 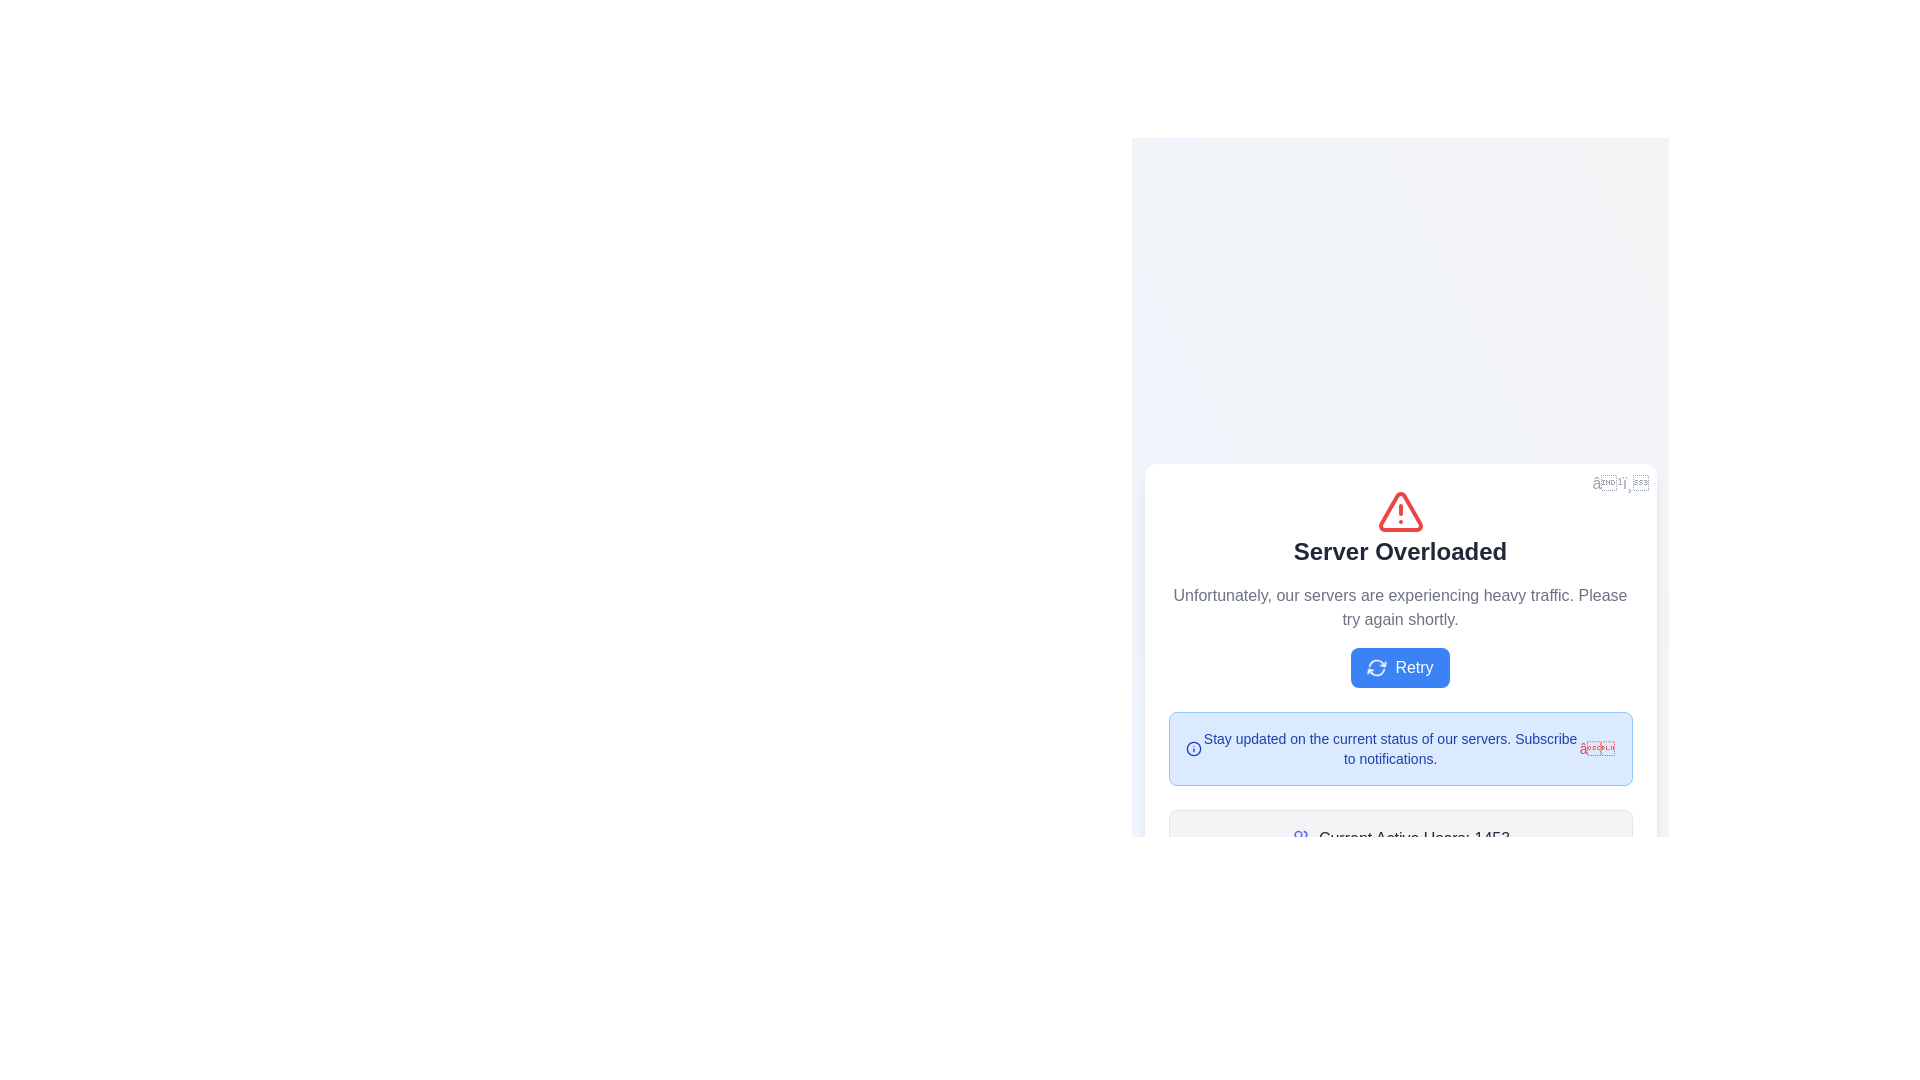 What do you see at coordinates (1399, 511) in the screenshot?
I see `the alert icon that indicates an important message, located centrally within the white card layout, directly above the 'Server Overloaded' text` at bounding box center [1399, 511].